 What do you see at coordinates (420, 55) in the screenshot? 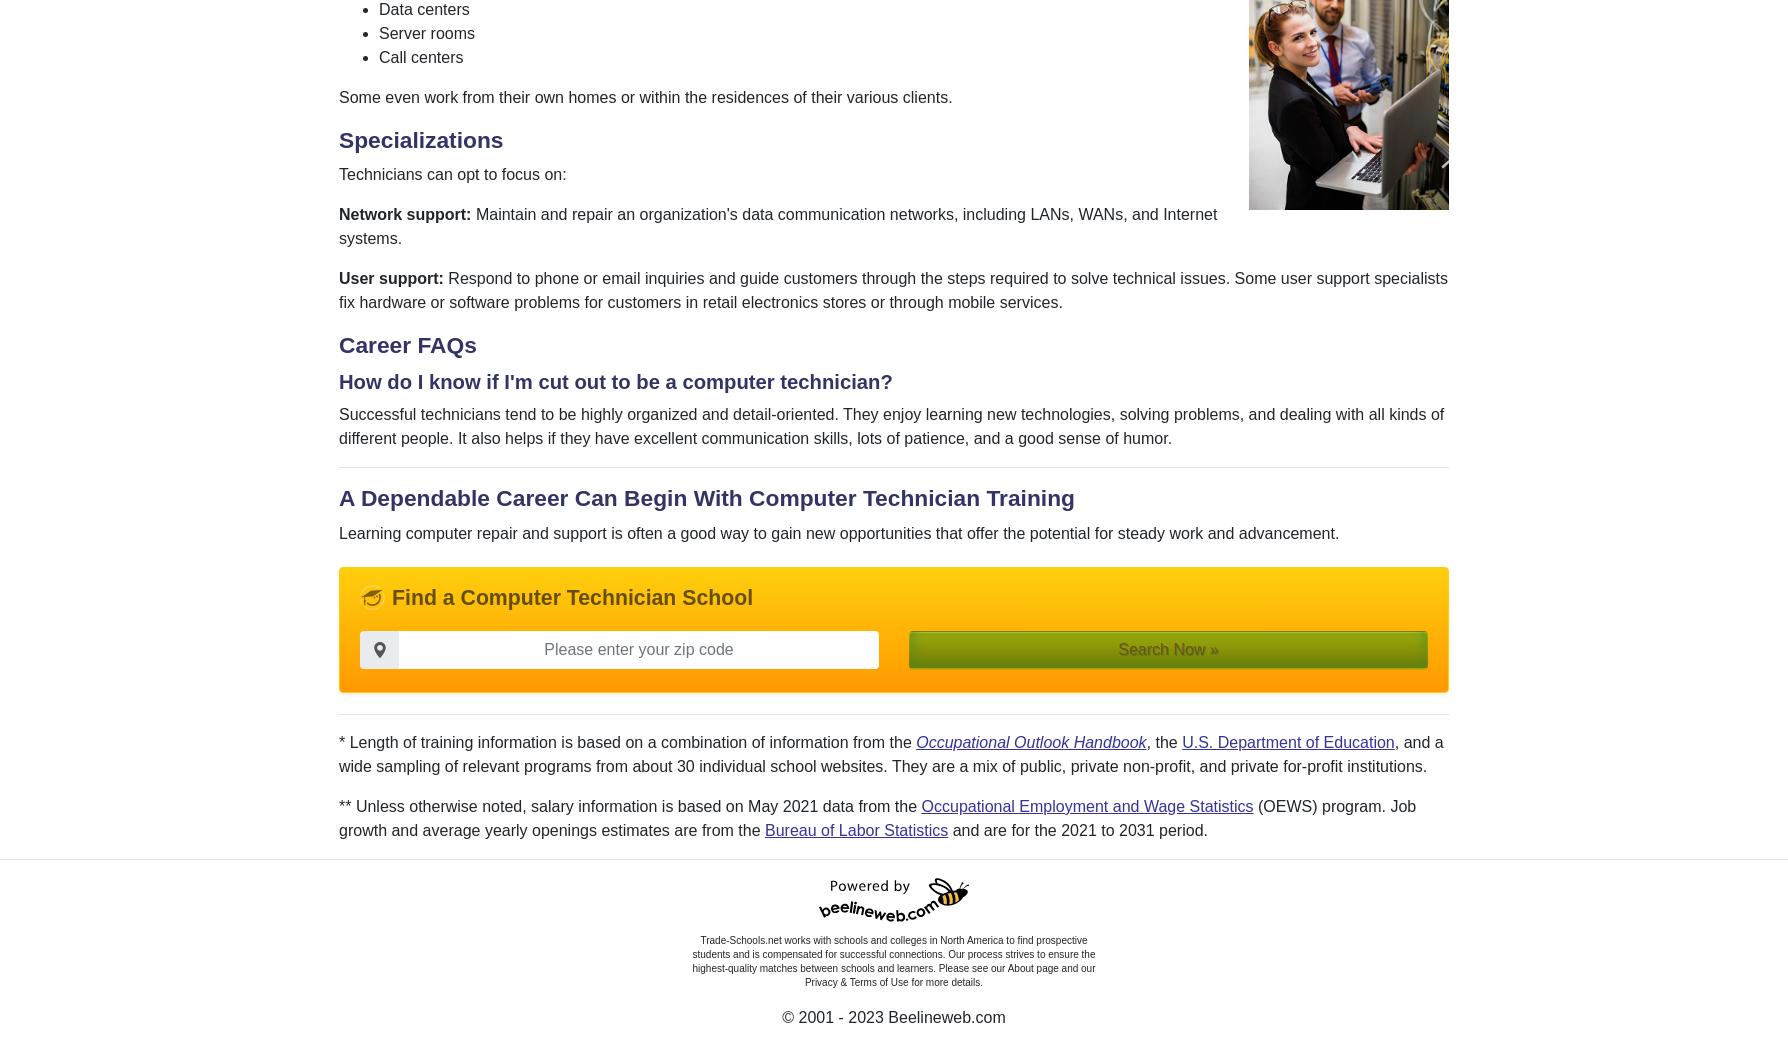
I see `'Call centers'` at bounding box center [420, 55].